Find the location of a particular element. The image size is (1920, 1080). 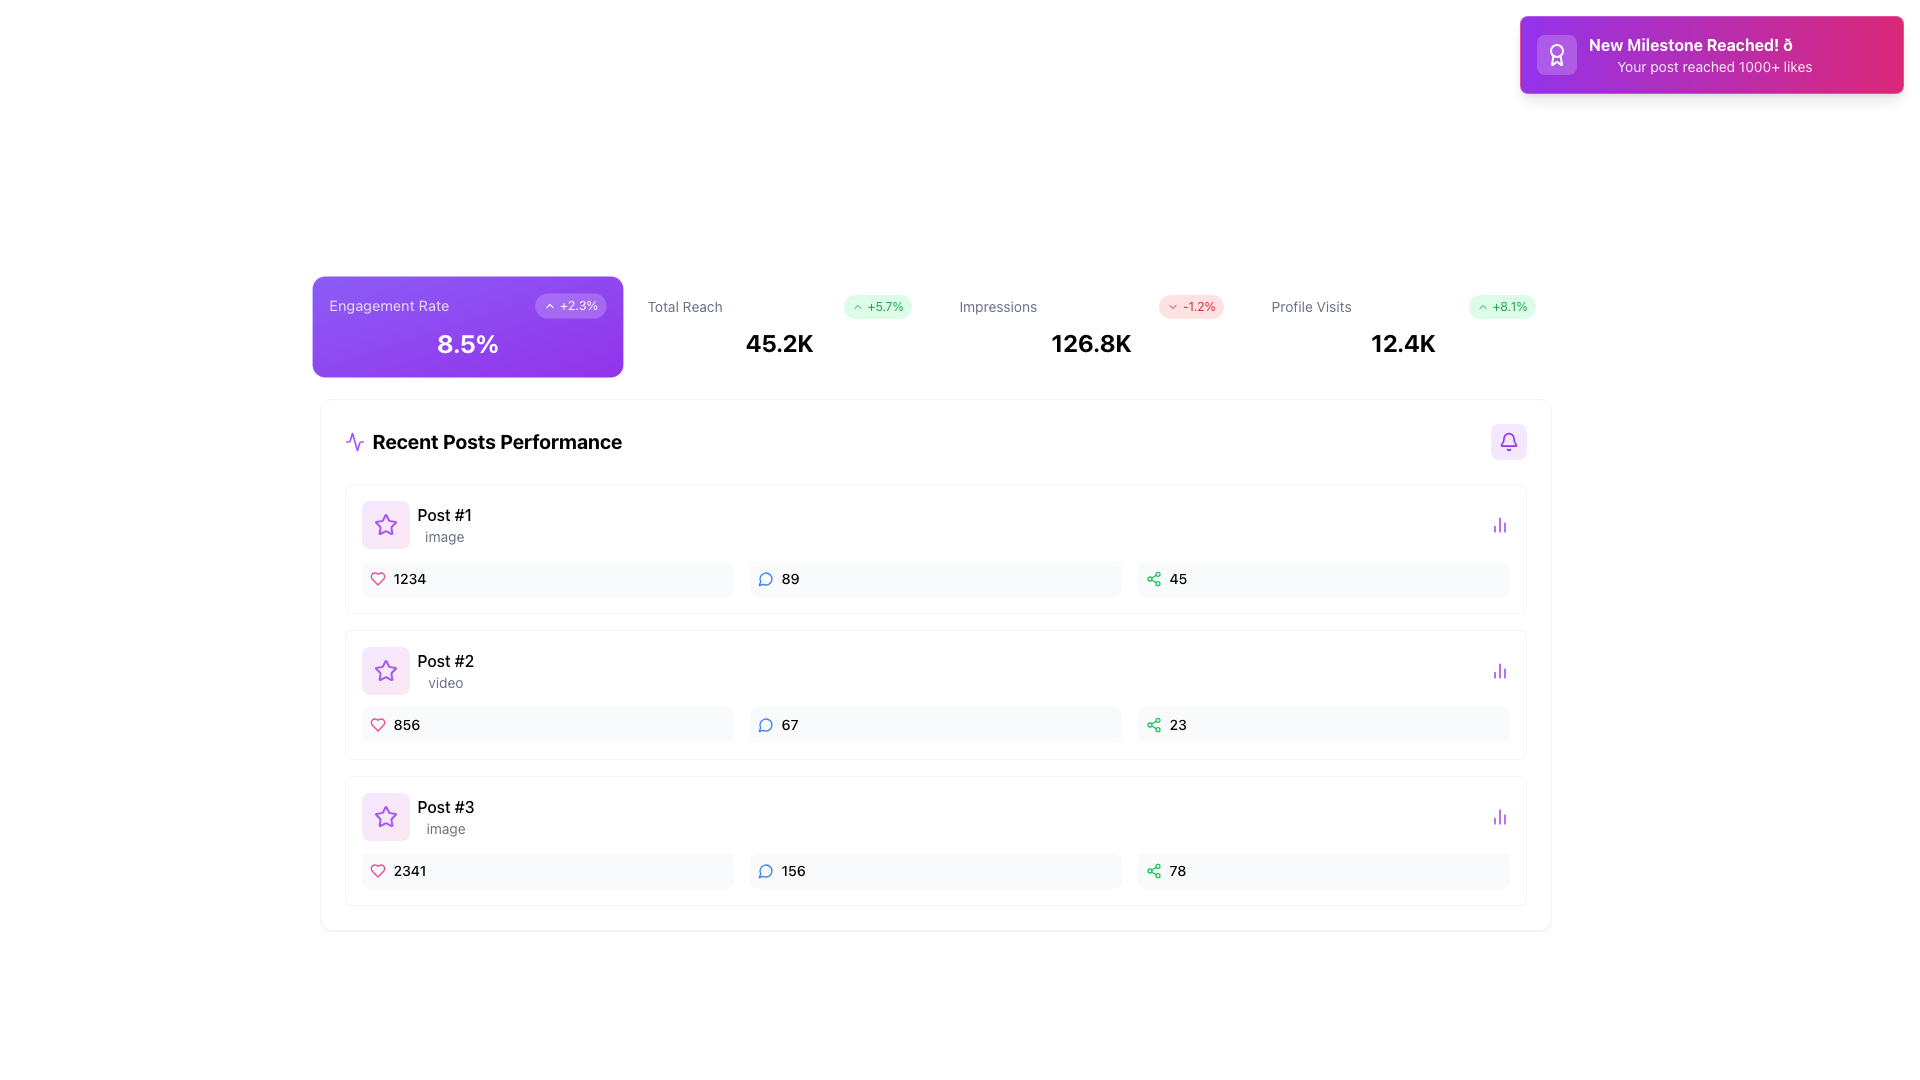

displayed numerical count indicating the number of comments or interactions associated with a post in the 'Recent Posts Performance' section is located at coordinates (789, 578).